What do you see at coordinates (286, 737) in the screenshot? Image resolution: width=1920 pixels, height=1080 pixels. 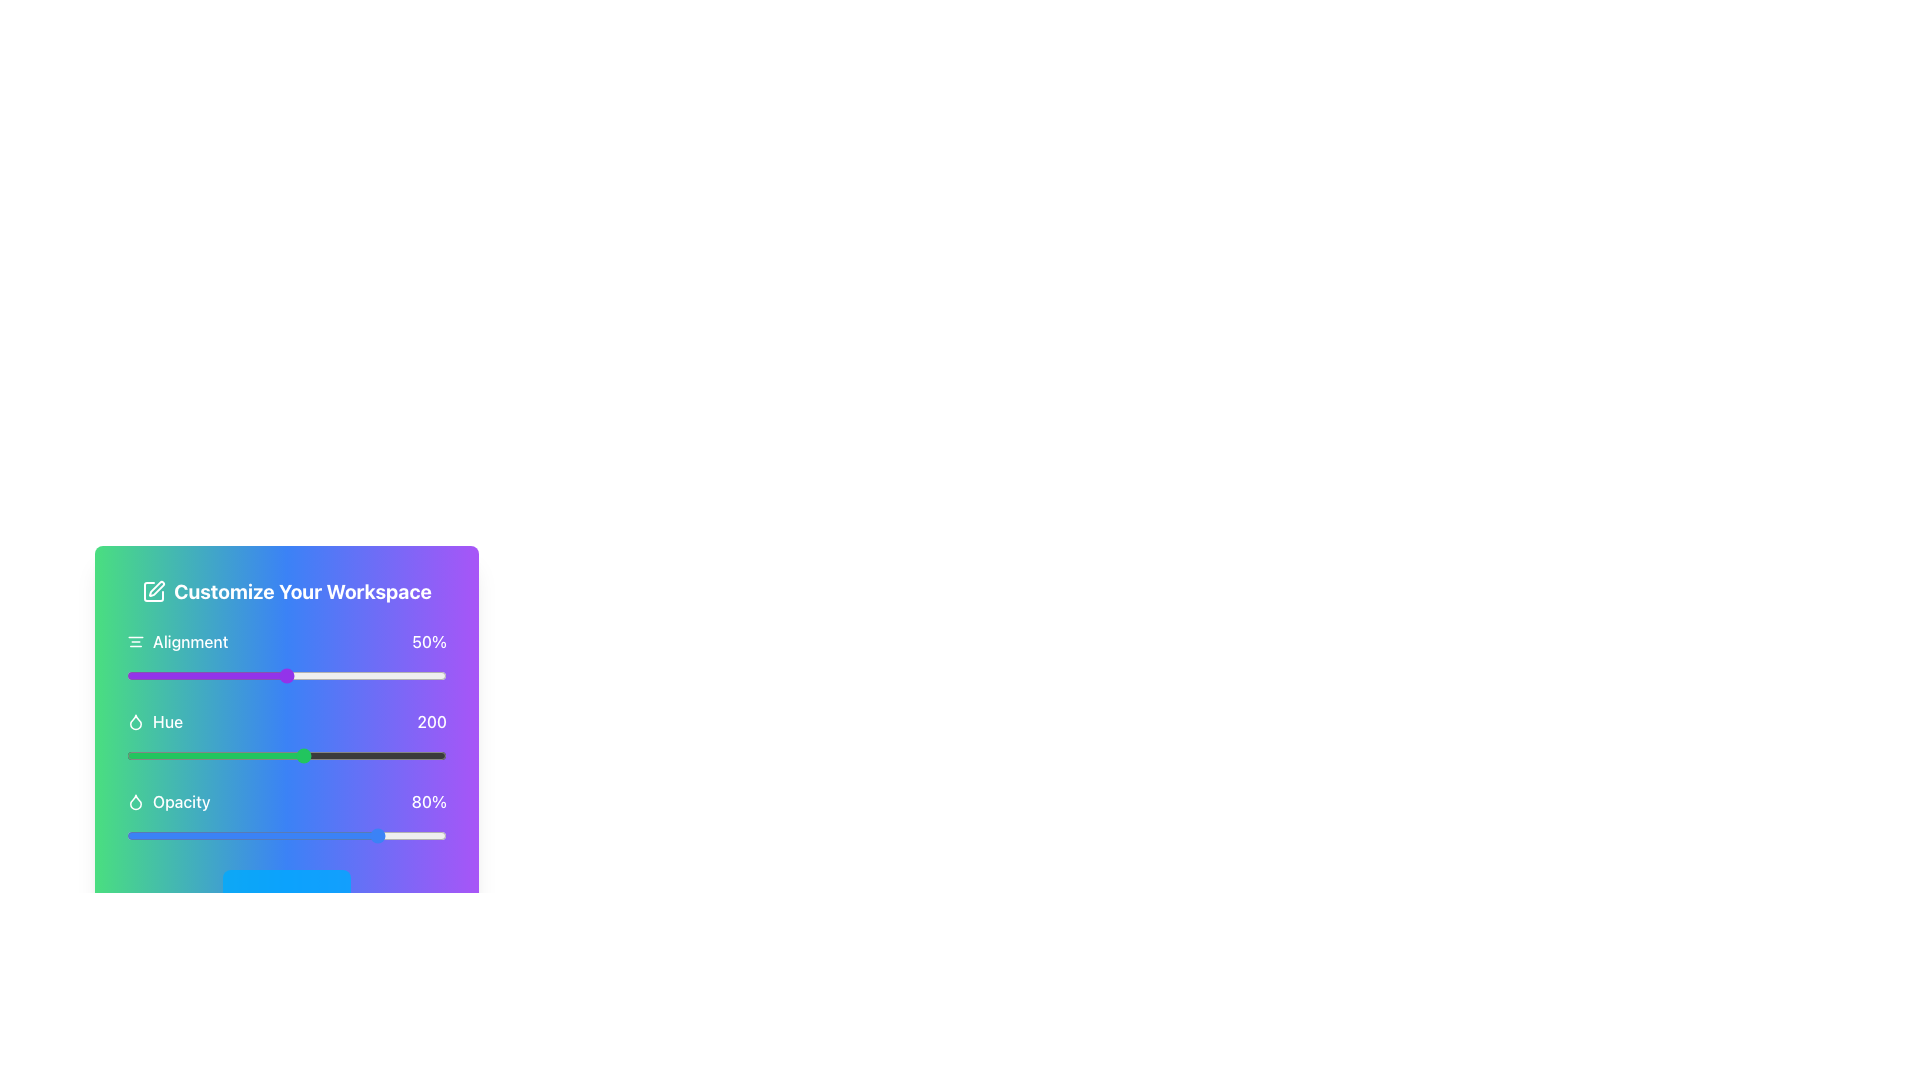 I see `the 'Hue 200' horizontal slider` at bounding box center [286, 737].